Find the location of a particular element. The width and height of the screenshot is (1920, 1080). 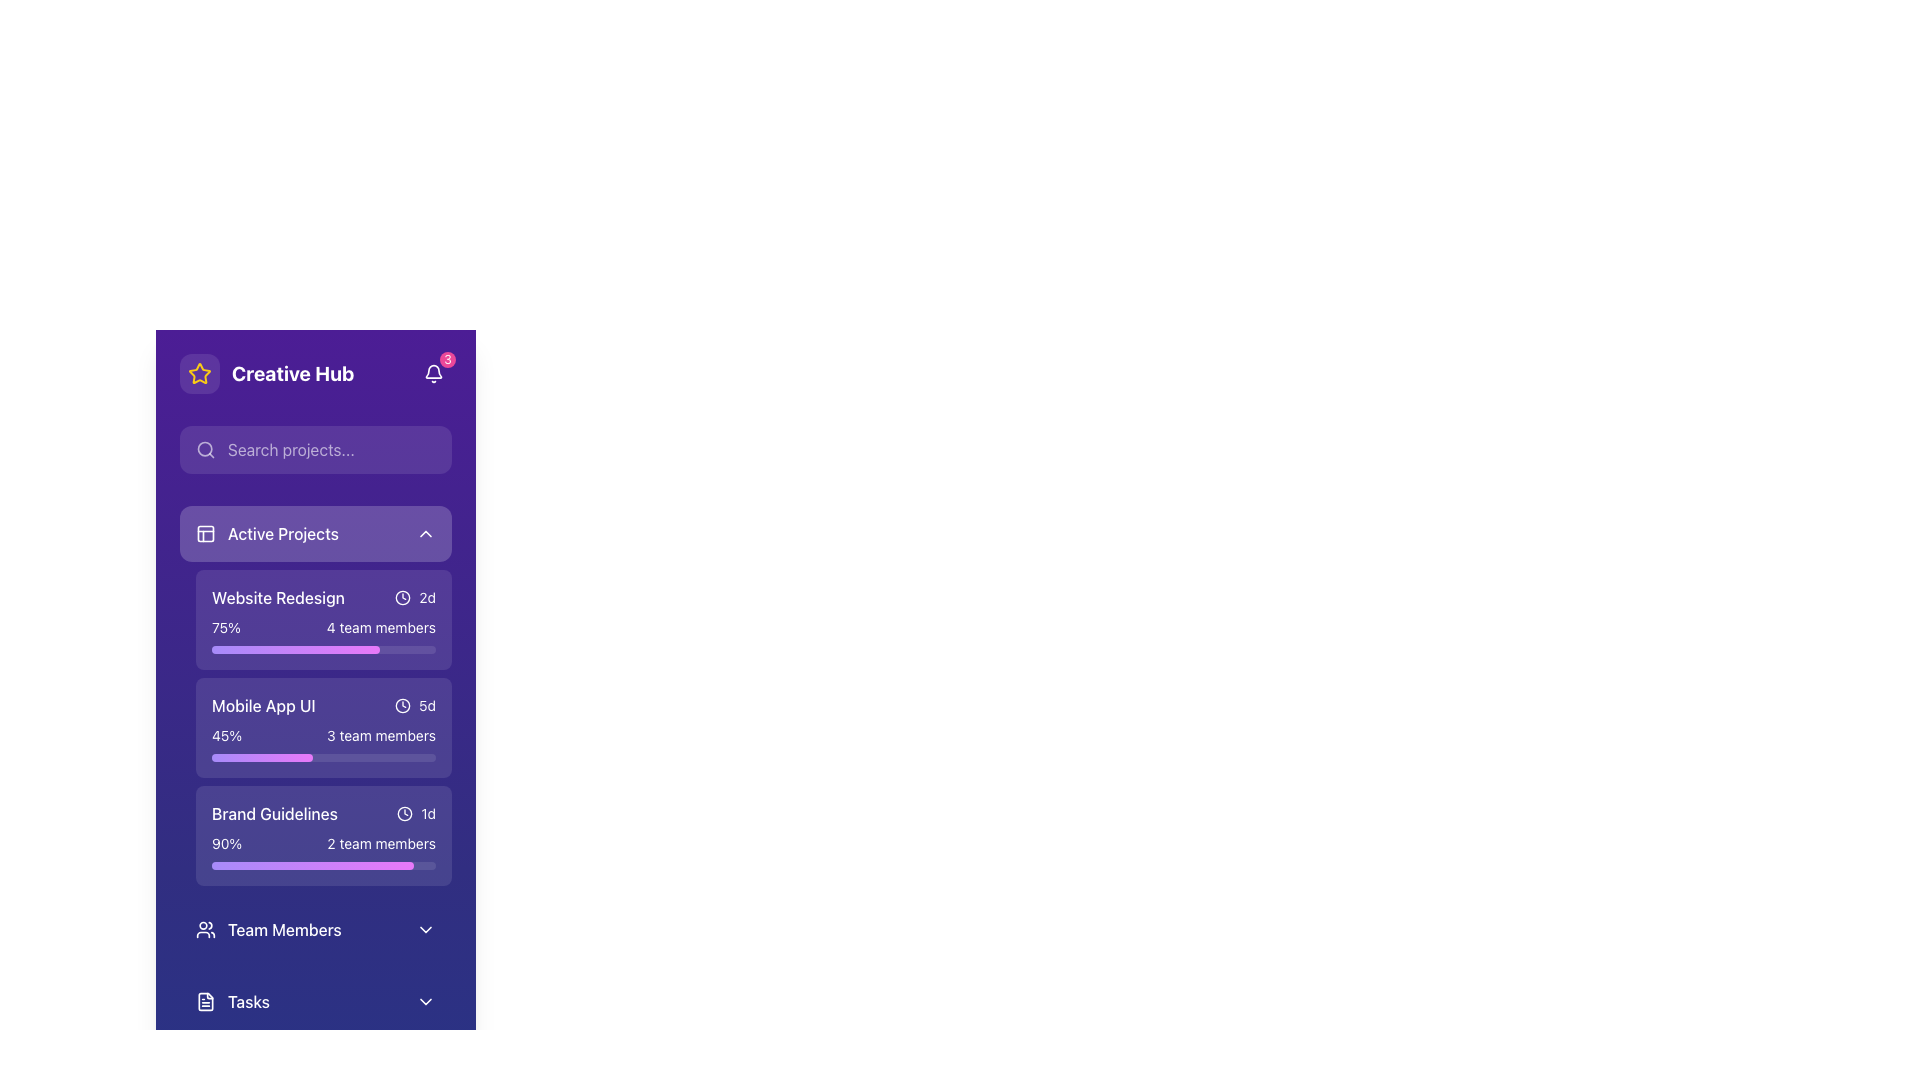

the star-shaped icon with a yellow outline and purple fill, located at the top-left corner of the 'Creative Hub' sidebar, next to the 'Creative Hub' title text is located at coordinates (200, 373).